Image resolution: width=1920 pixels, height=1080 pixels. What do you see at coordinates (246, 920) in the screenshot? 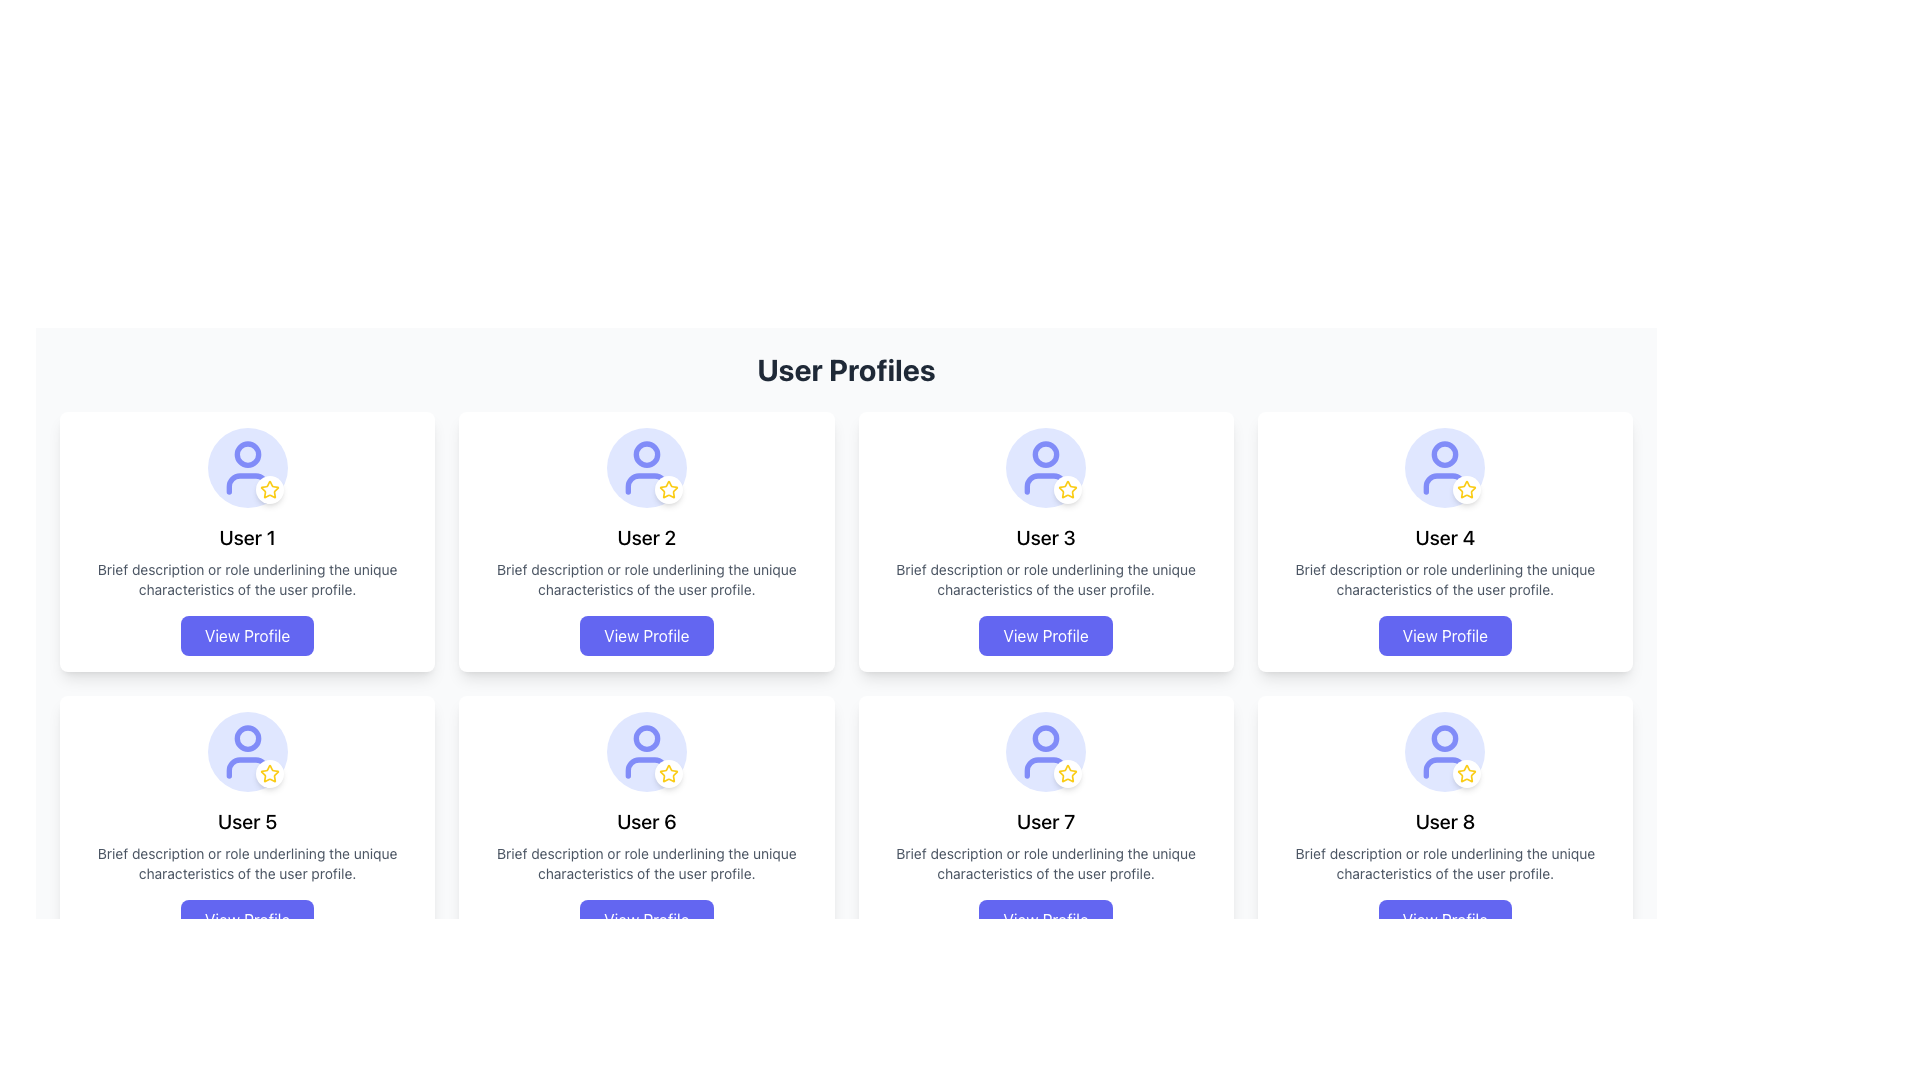
I see `the 'View Profile' button, which is a rectangular button with rounded corners, purple background, and white text, located at the bottom-center of the card labeled 'User 5'` at bounding box center [246, 920].